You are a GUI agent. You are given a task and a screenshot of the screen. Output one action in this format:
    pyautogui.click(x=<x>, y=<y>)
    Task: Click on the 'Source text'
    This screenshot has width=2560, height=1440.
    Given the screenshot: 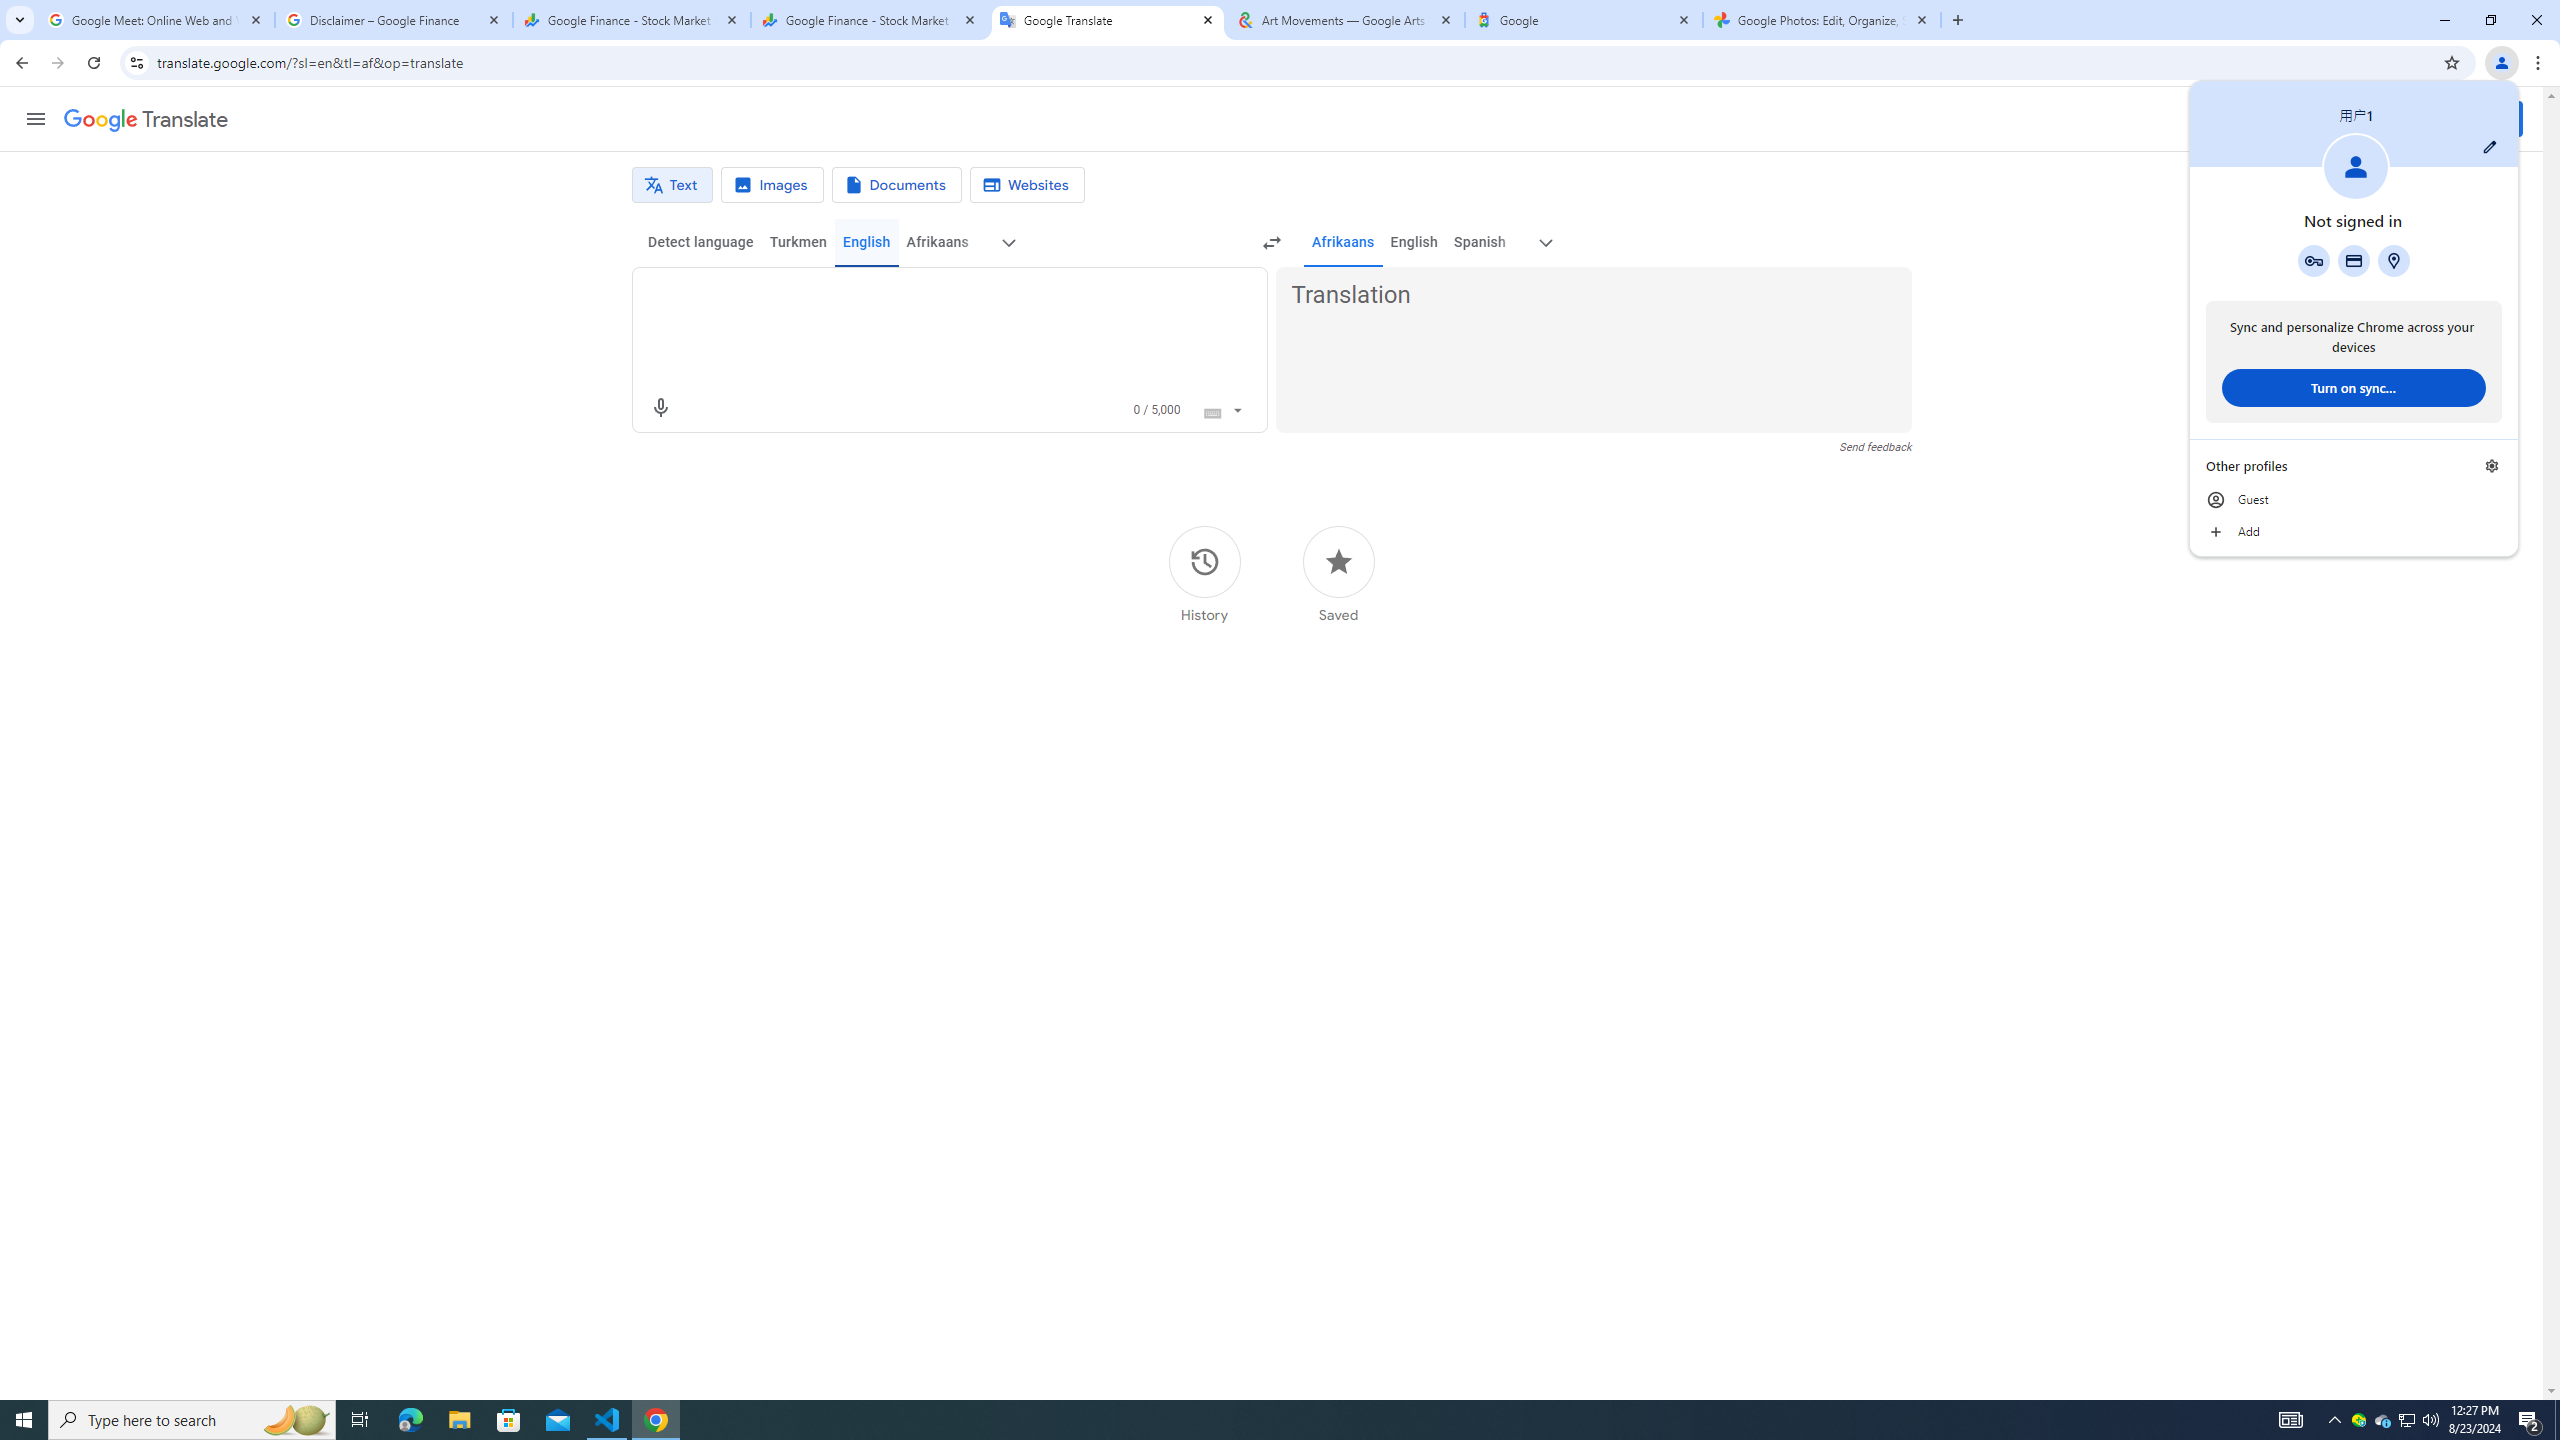 What is the action you would take?
    pyautogui.click(x=930, y=294)
    